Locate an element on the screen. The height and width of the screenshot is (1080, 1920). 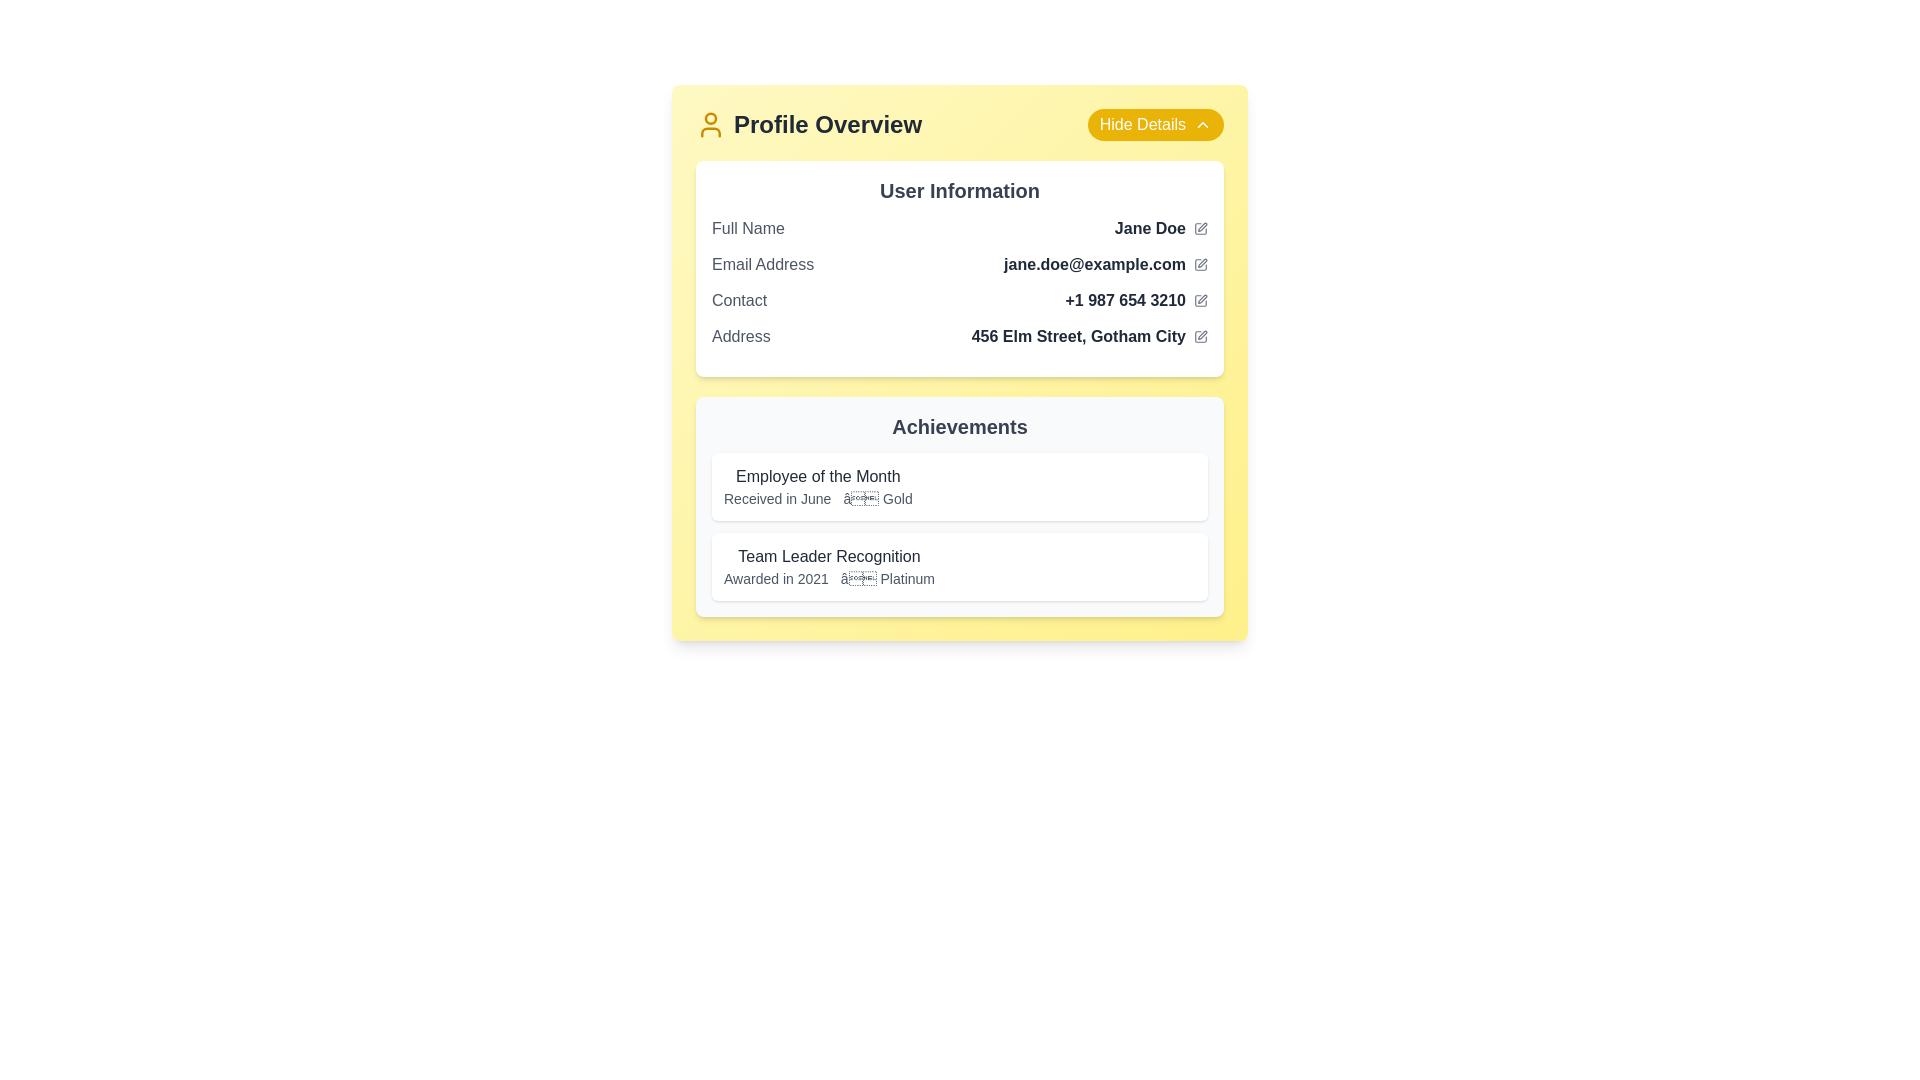
the text display element containing 'Jane Doe', which is bold and dark gray, located under the 'User Information' section following the 'Full Name' label is located at coordinates (1161, 227).